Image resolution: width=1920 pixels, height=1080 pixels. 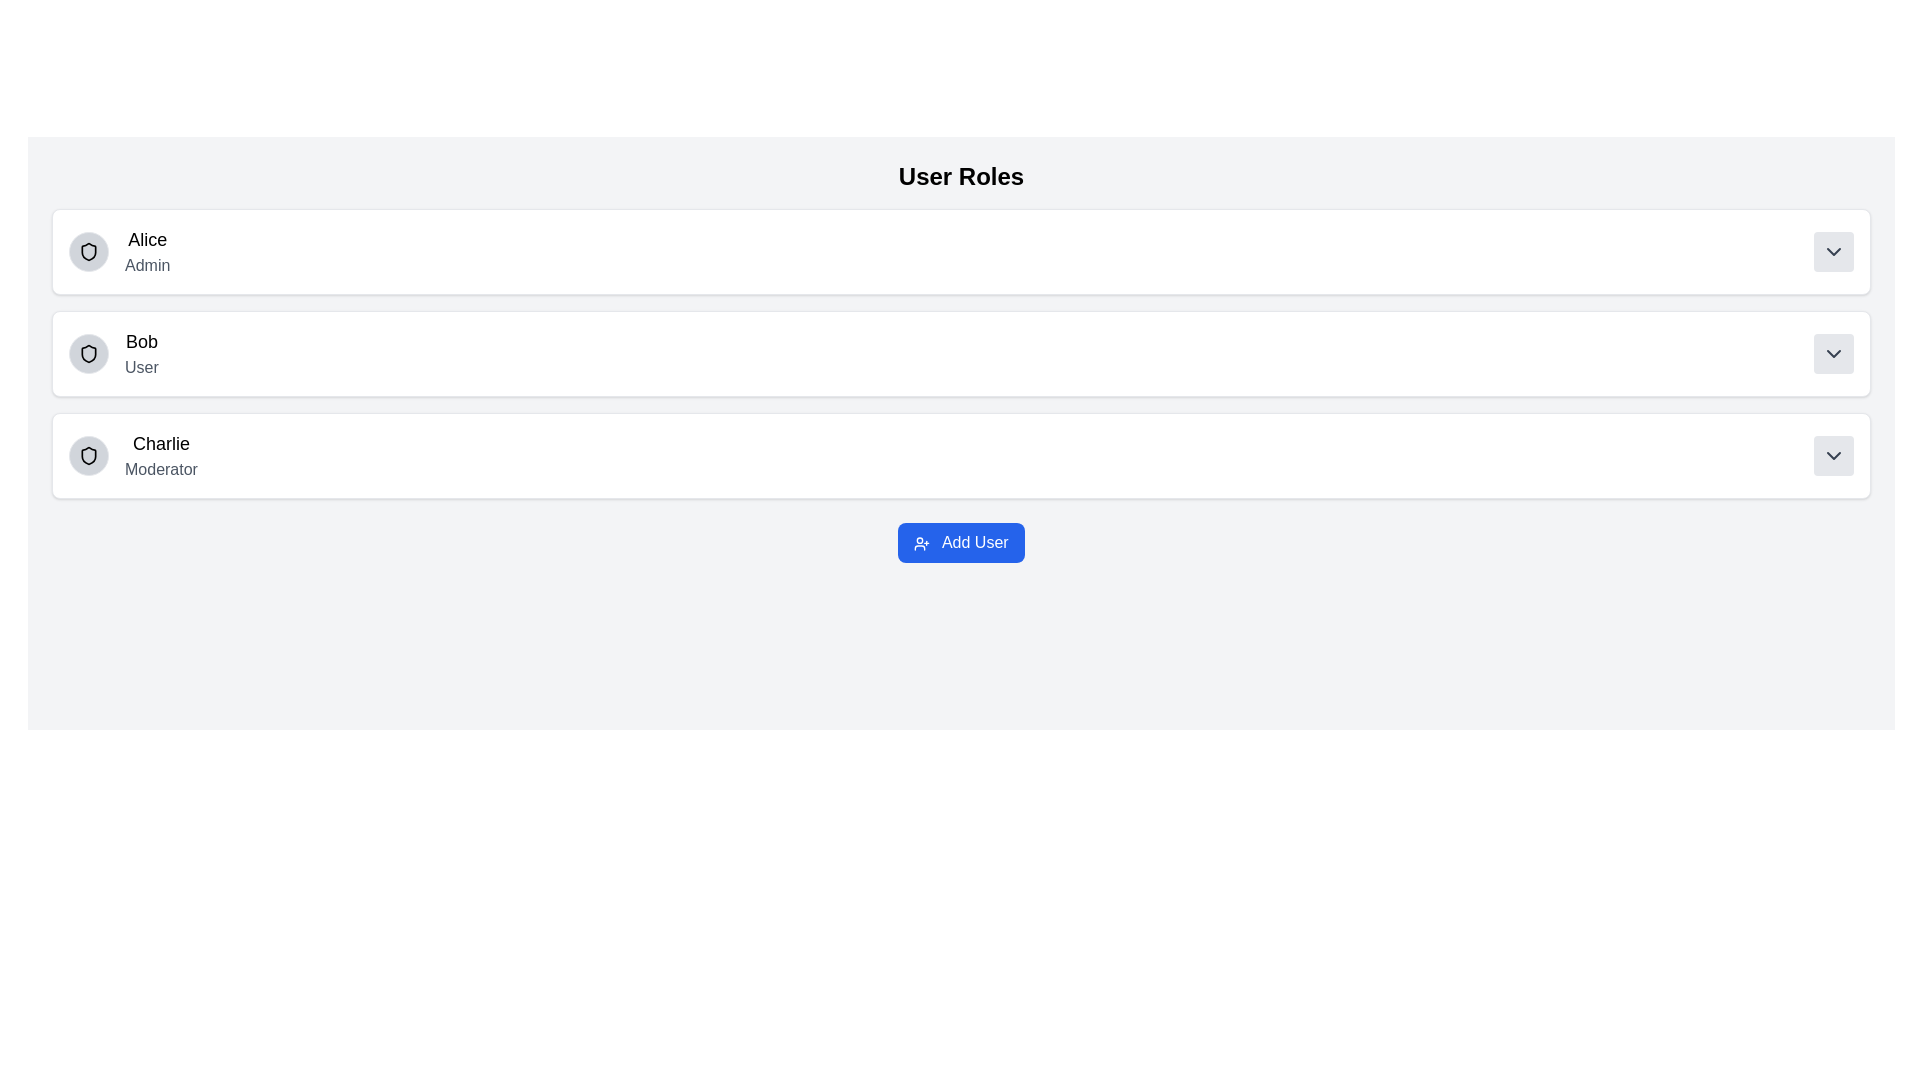 I want to click on the shield-shaped icon associated with user 'Bob' and role 'User', located in the second row of the user roles list, so click(x=88, y=353).